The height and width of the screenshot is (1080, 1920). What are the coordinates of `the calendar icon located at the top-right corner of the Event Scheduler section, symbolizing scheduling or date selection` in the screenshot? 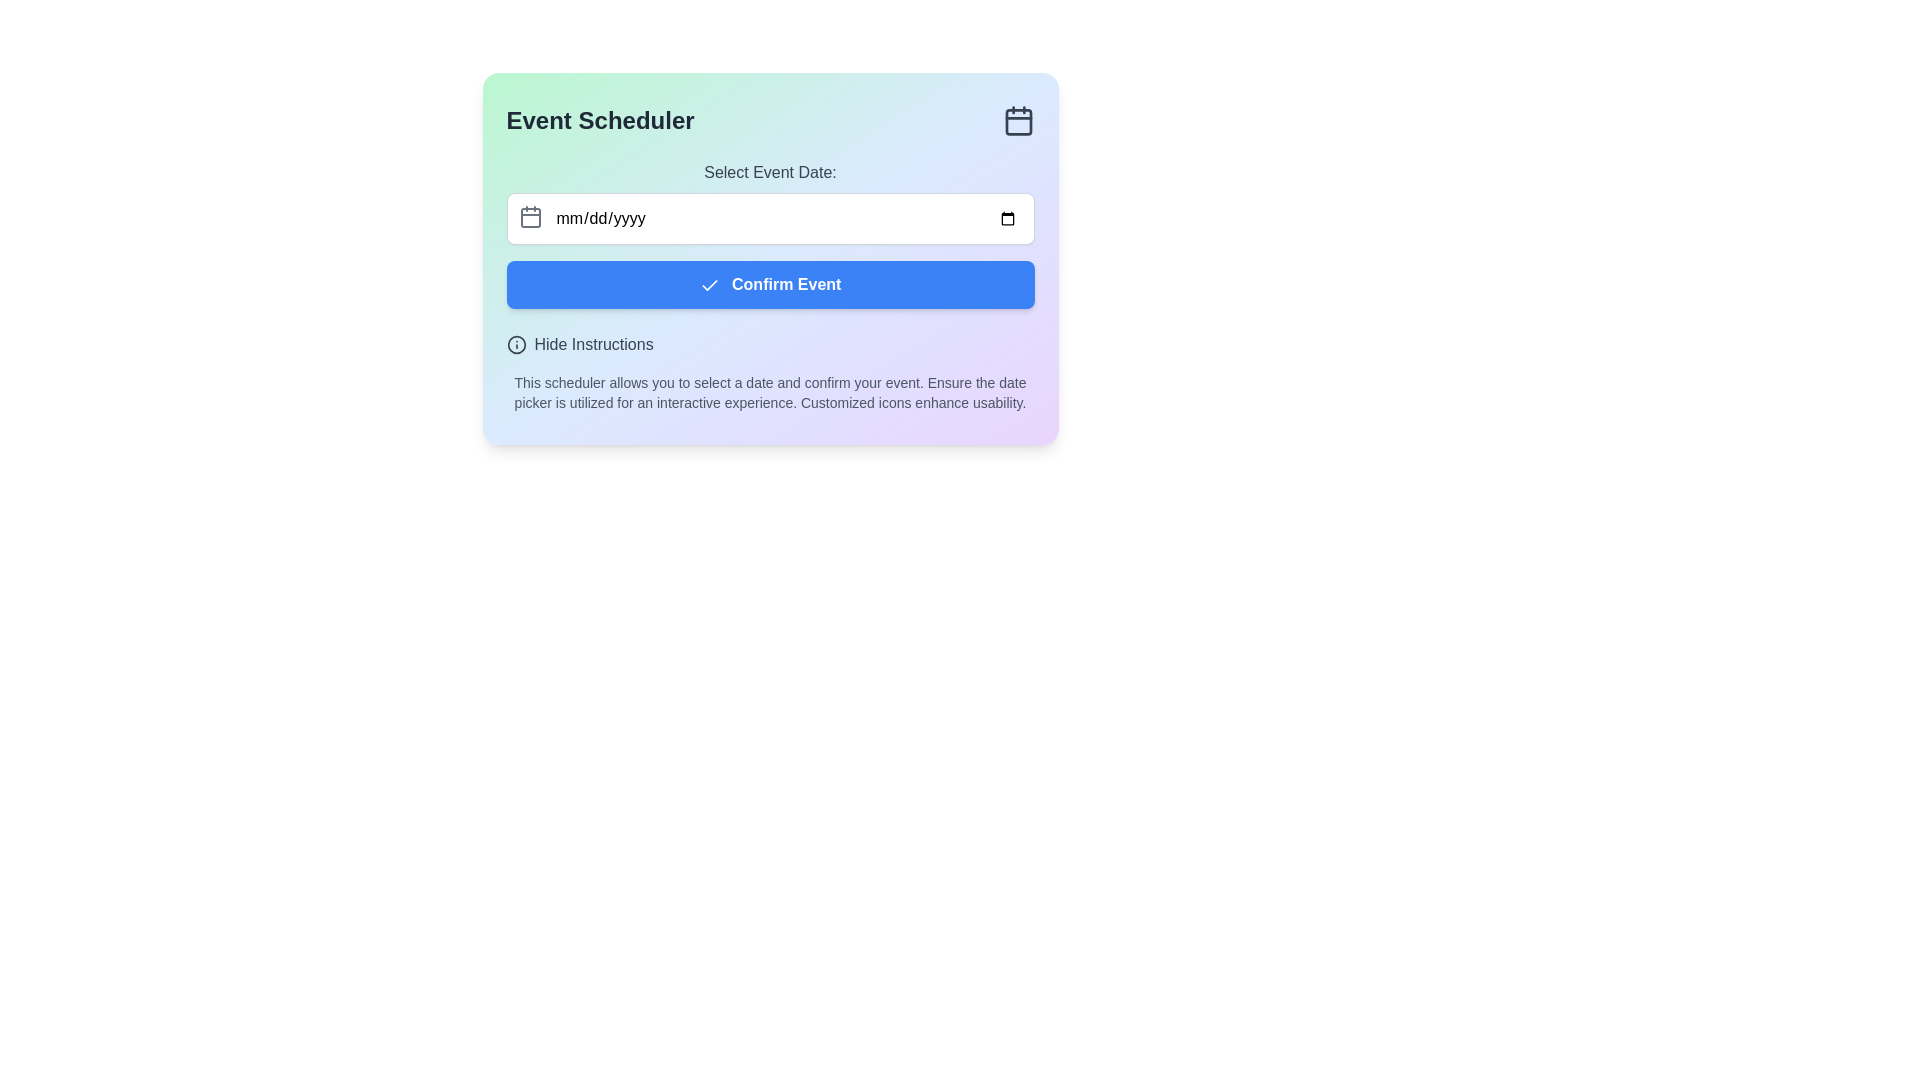 It's located at (1018, 120).